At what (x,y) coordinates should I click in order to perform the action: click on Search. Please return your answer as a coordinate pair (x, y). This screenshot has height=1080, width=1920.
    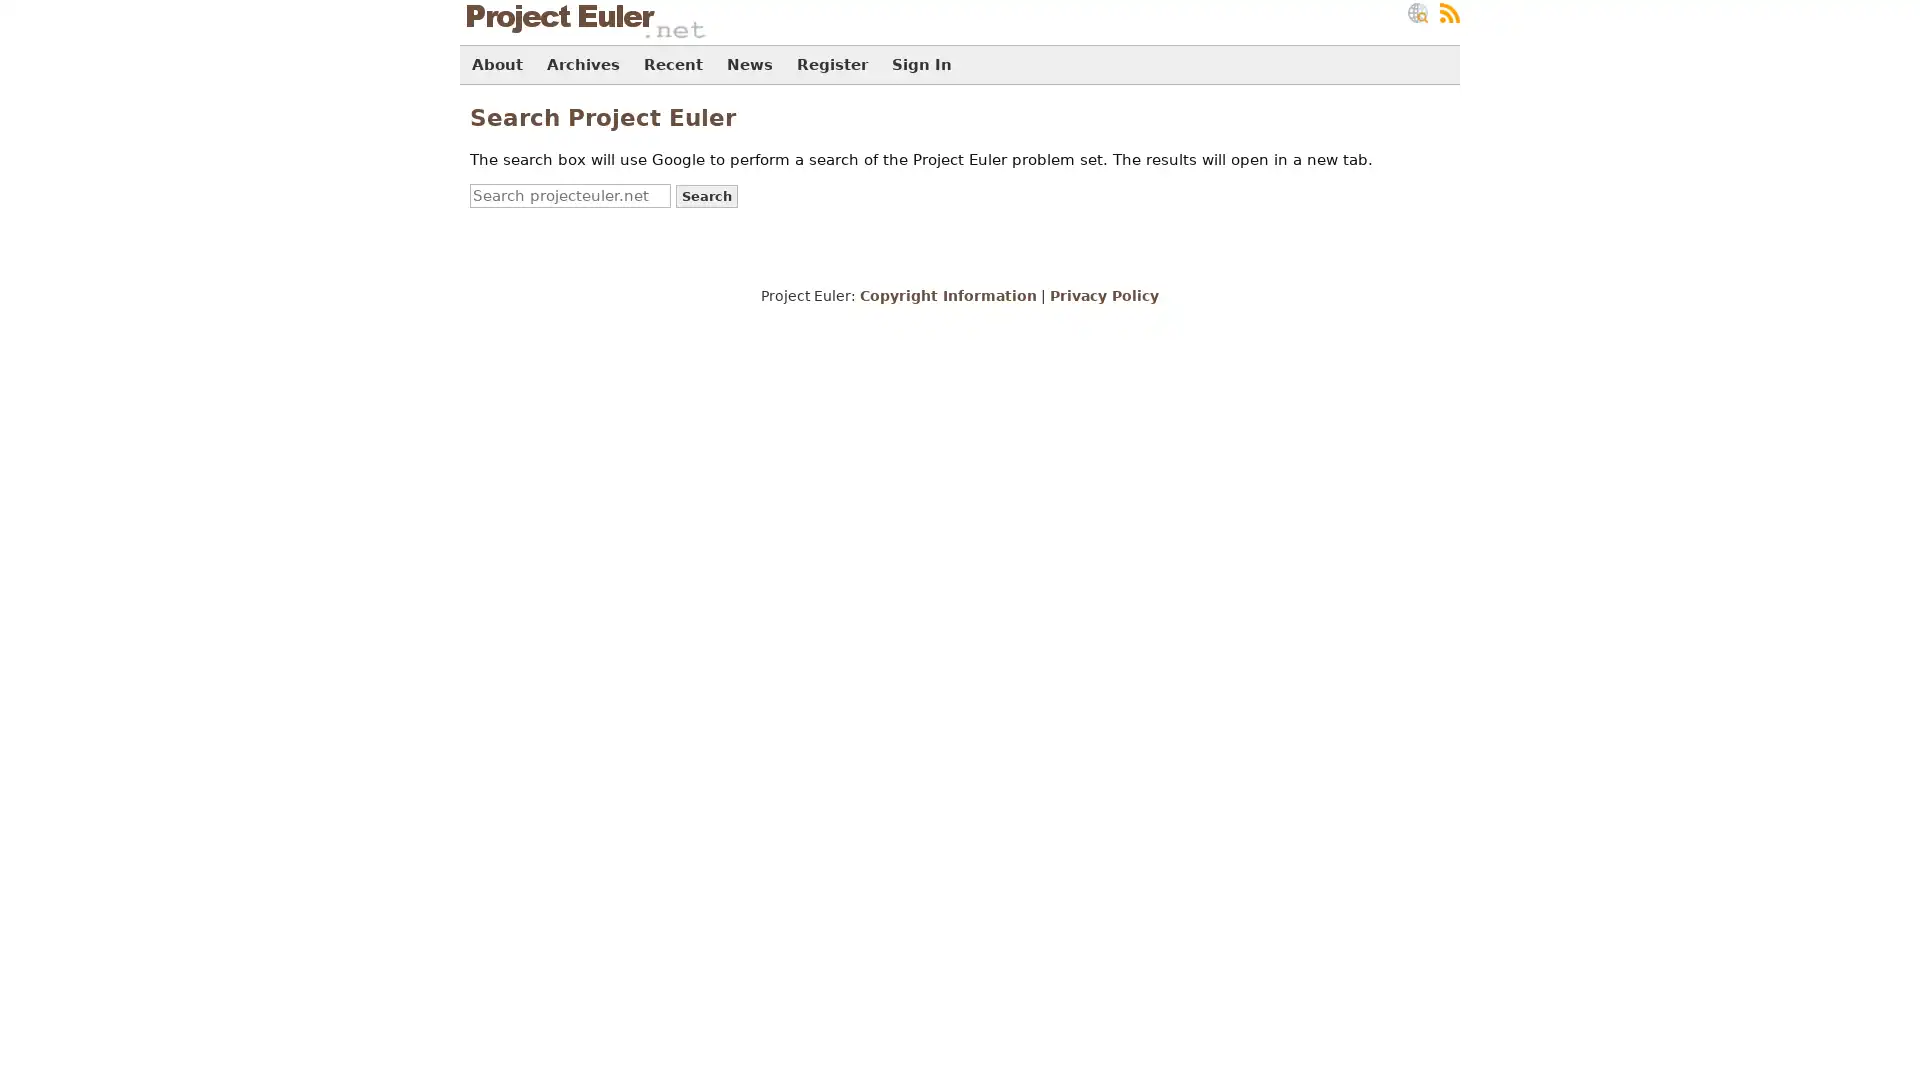
    Looking at the image, I should click on (706, 196).